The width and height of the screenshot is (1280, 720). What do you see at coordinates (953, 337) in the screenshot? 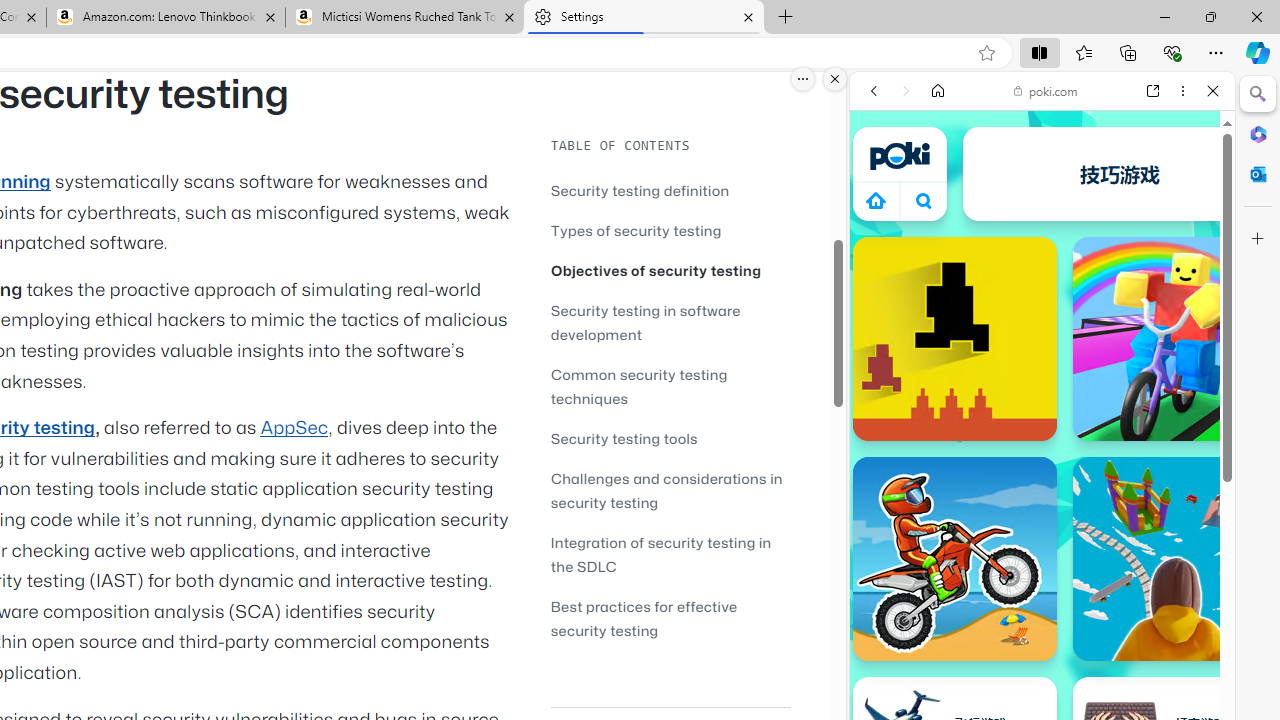
I see `'Level Devil'` at bounding box center [953, 337].